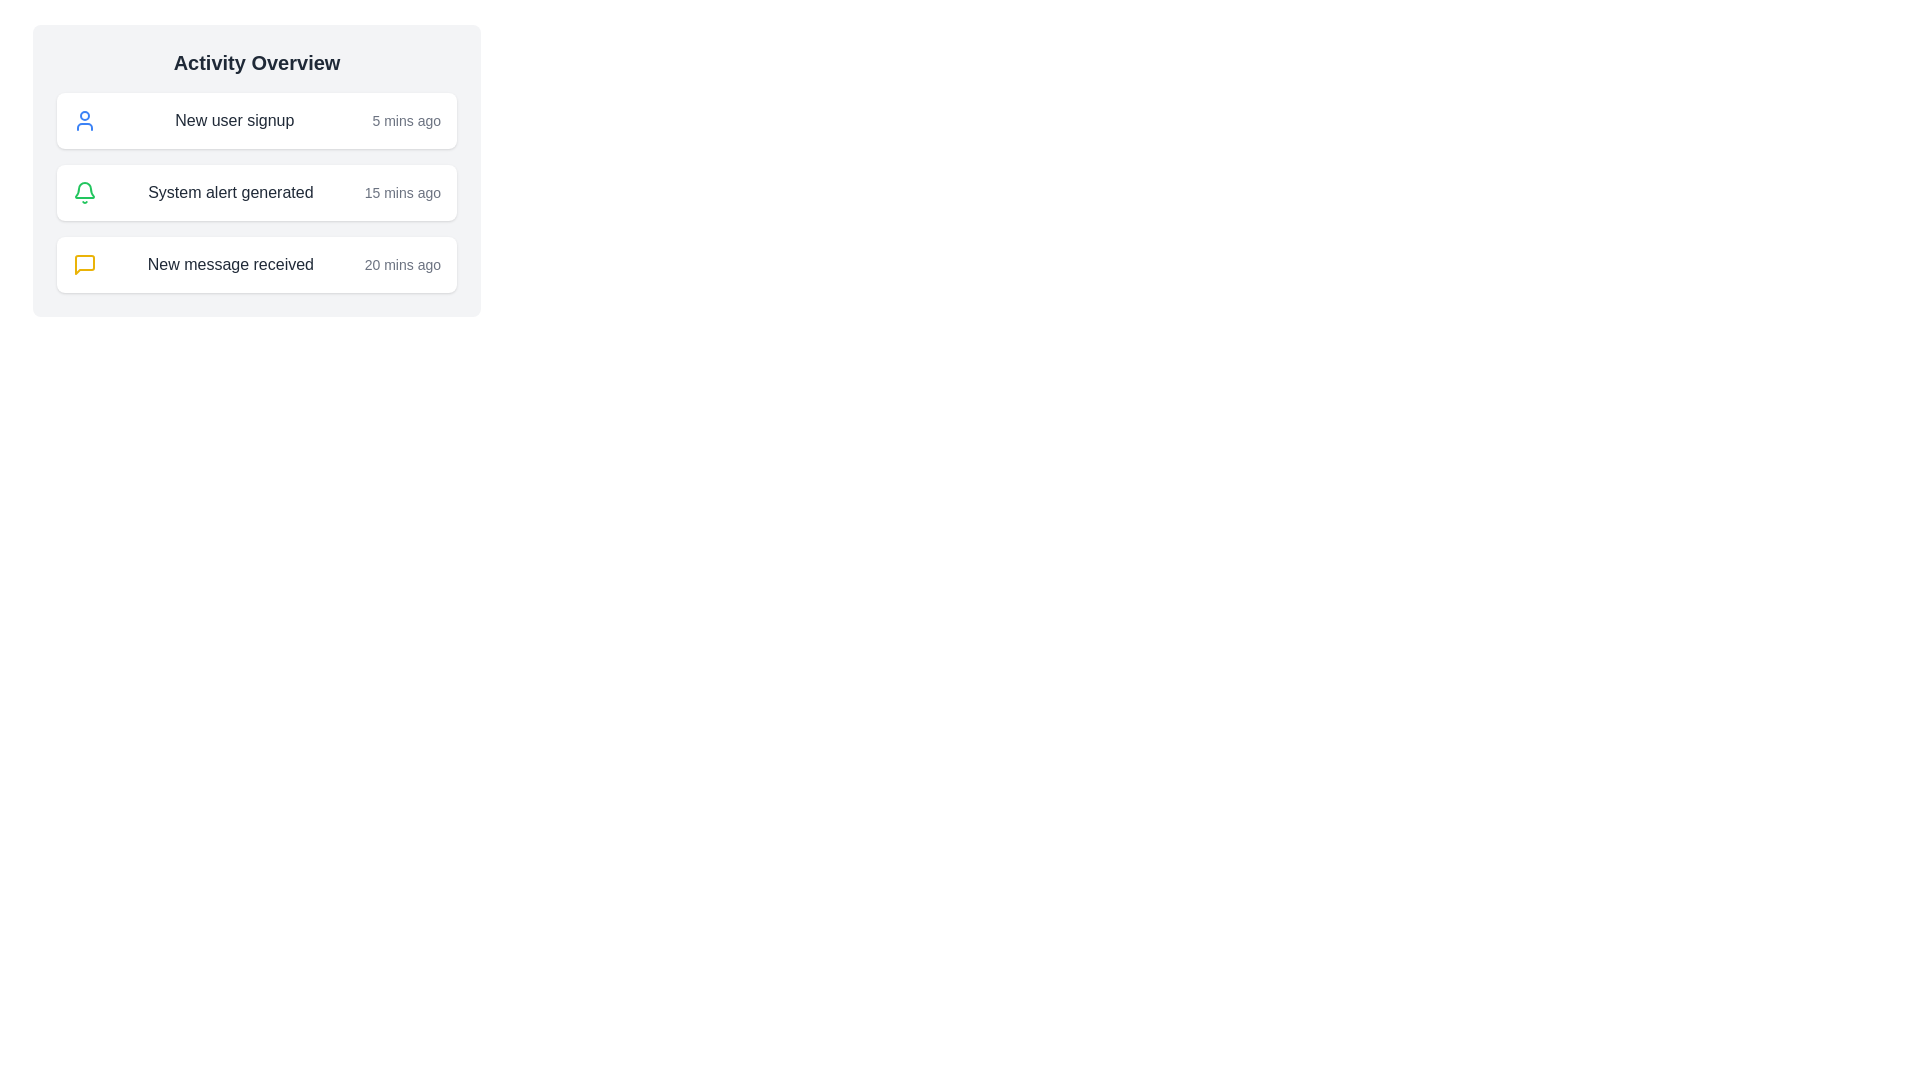 The width and height of the screenshot is (1920, 1080). I want to click on the second notification in the 'Activity Overview' section, which indicates a 'System alert' generated 15 minutes ago, so click(256, 192).